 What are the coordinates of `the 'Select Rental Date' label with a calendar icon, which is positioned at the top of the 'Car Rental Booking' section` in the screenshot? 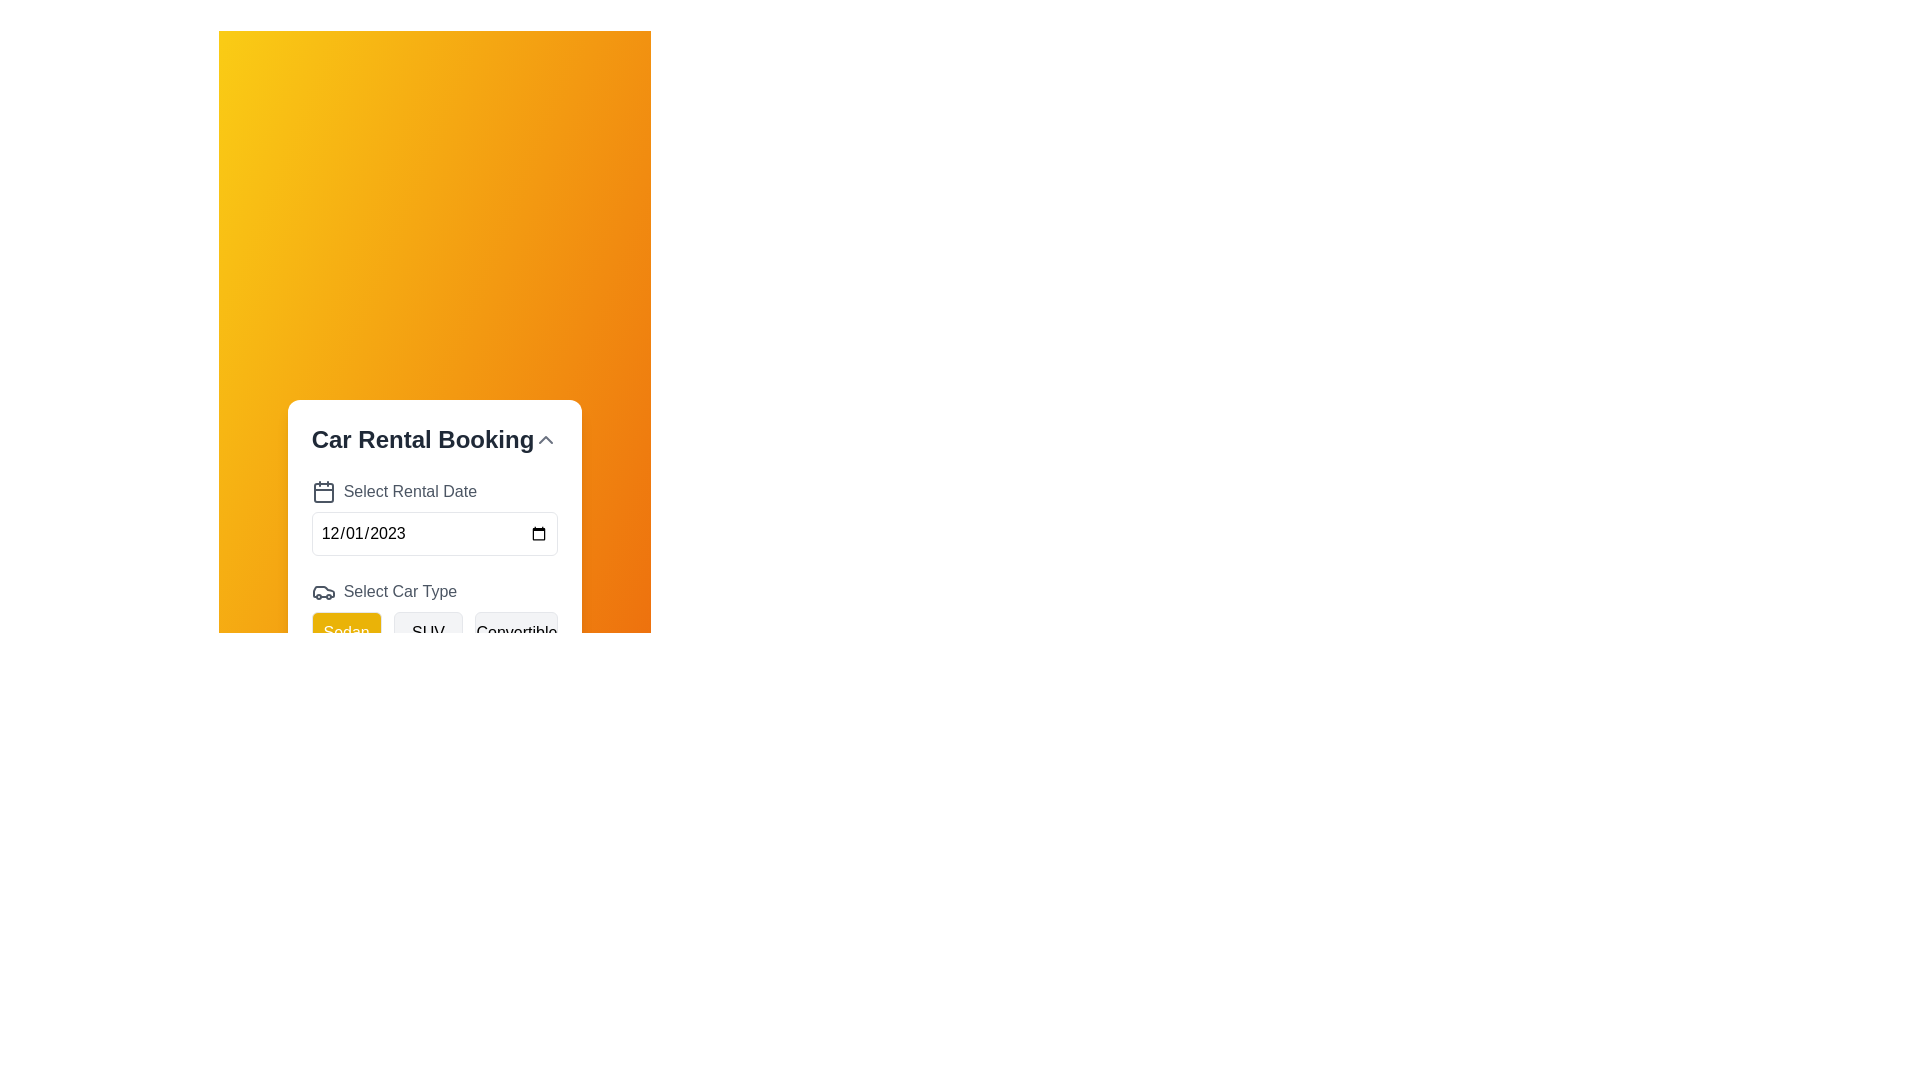 It's located at (434, 492).